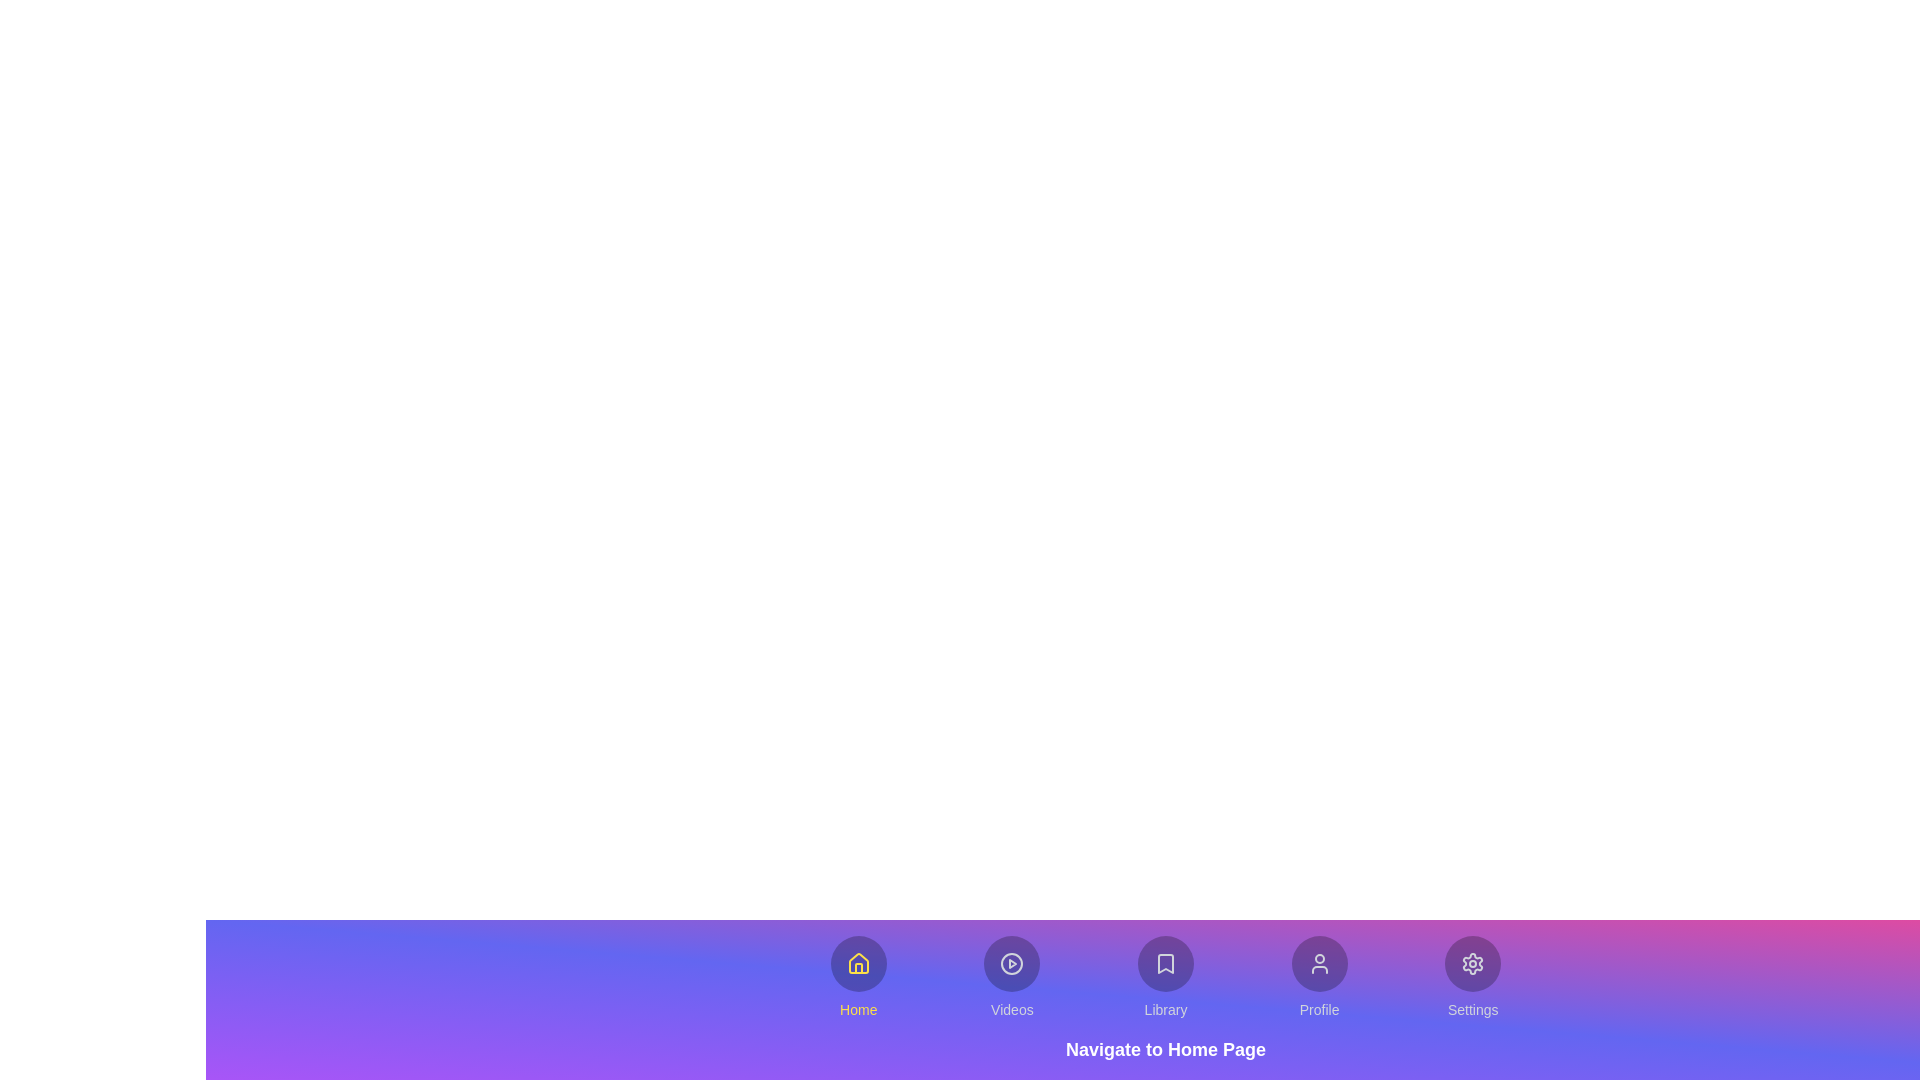 This screenshot has width=1920, height=1080. Describe the element at coordinates (858, 977) in the screenshot. I see `the Home tab to activate it` at that location.